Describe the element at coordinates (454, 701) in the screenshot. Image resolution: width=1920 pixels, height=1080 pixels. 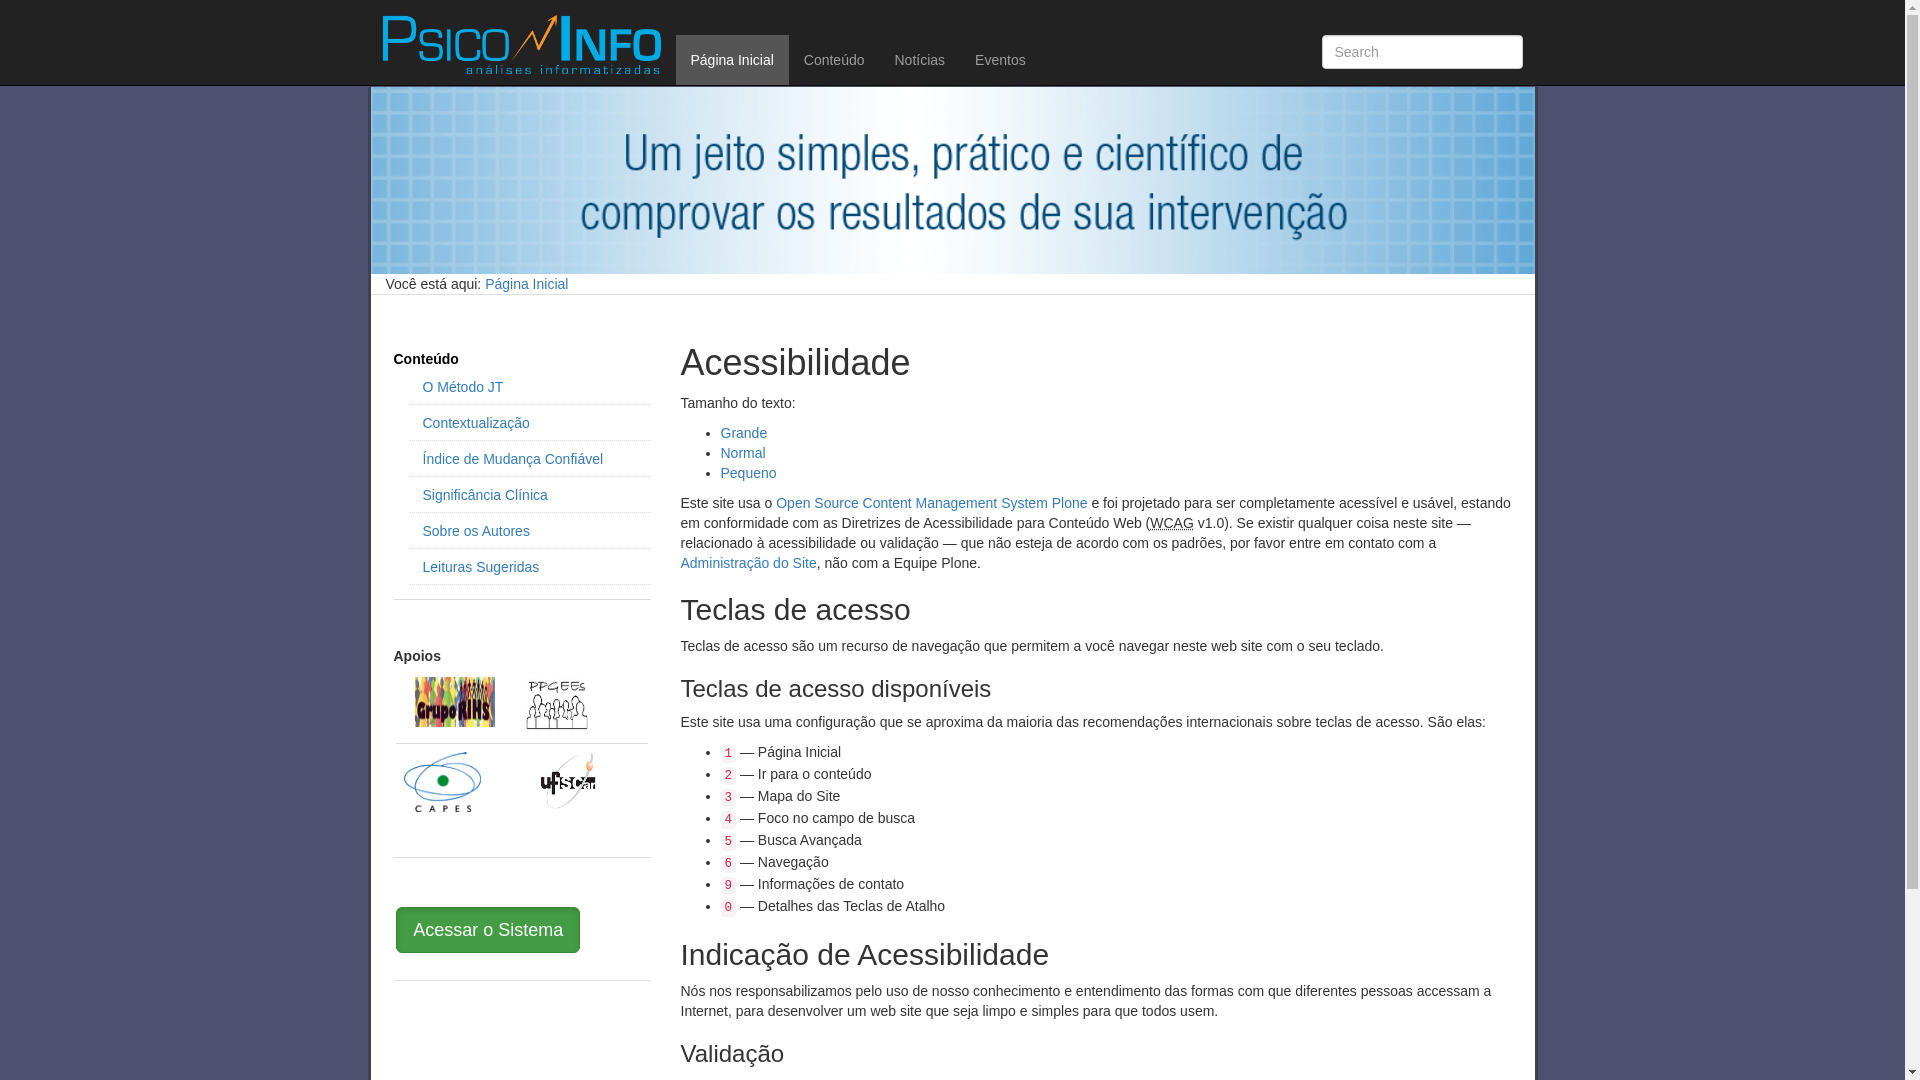
I see `'Logo_Rihs_Pequeno'` at that location.